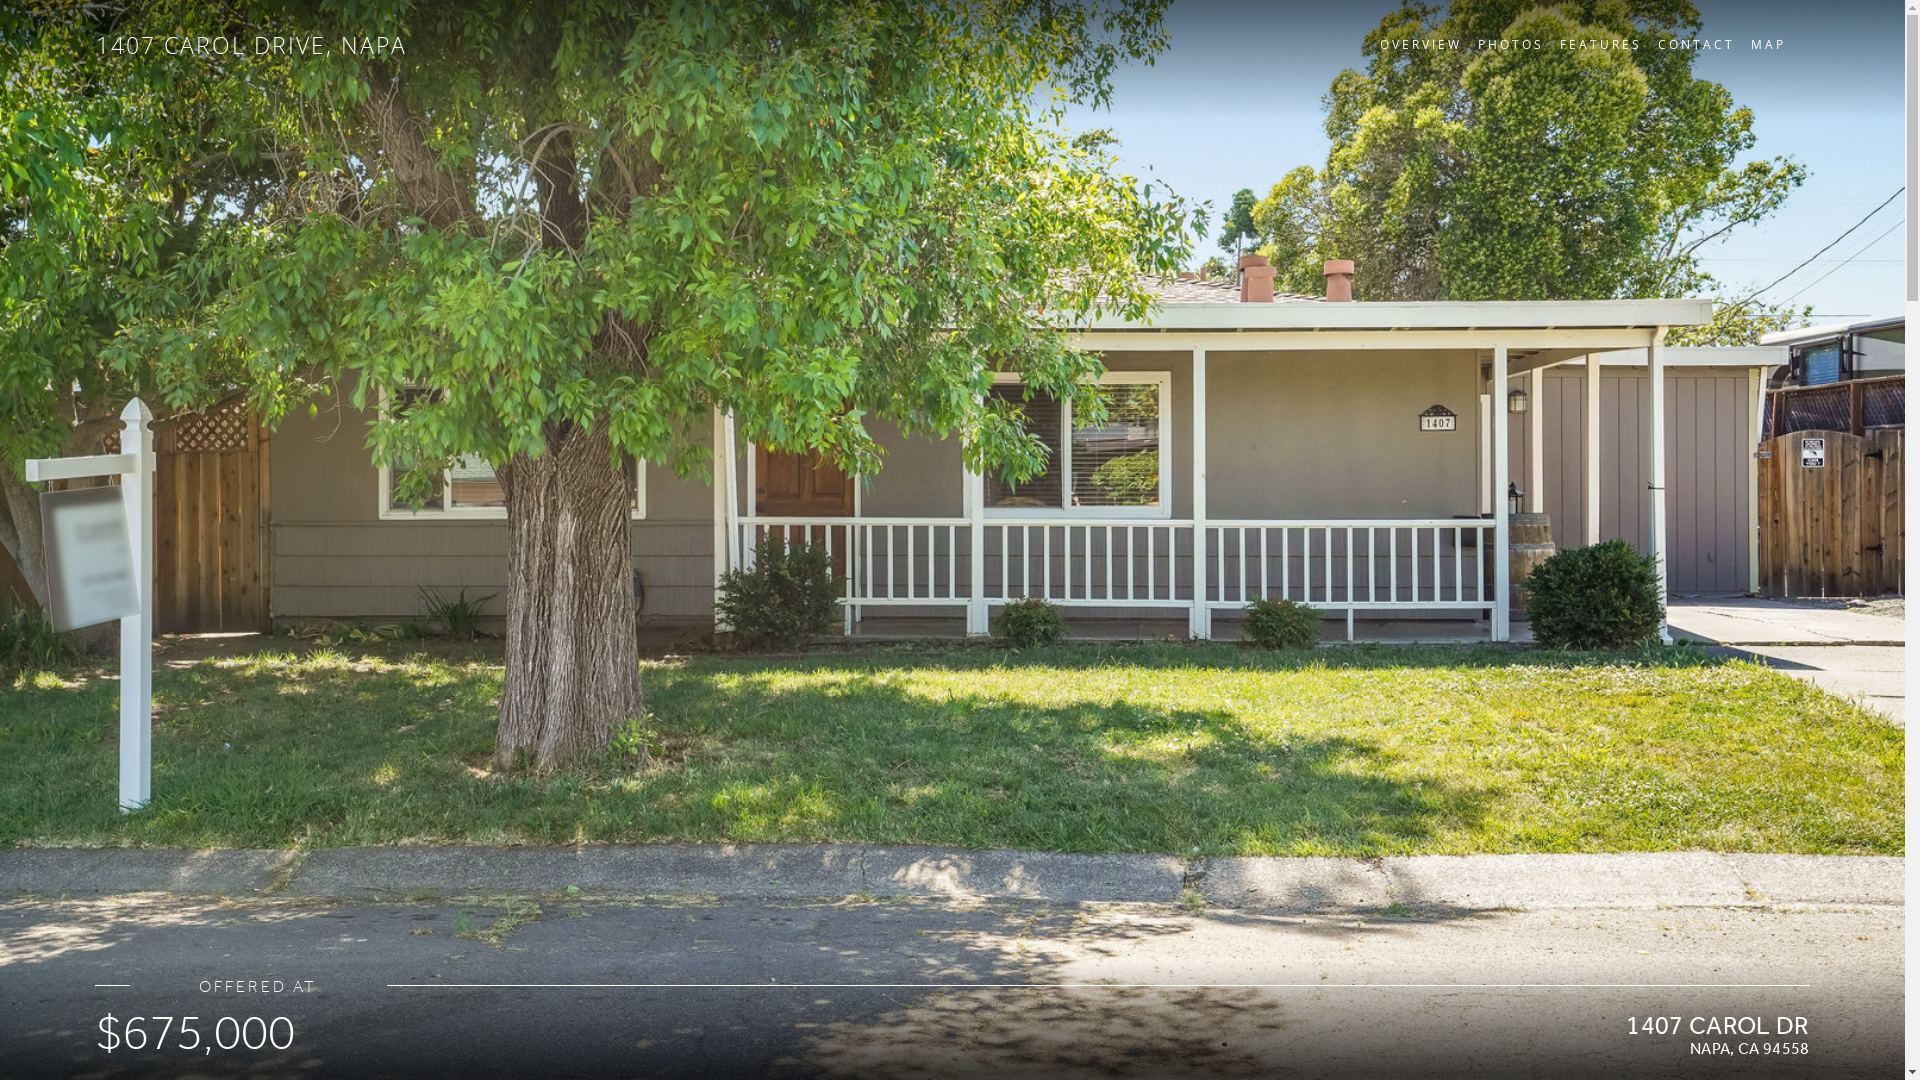 The image size is (1920, 1080). Describe the element at coordinates (1601, 44) in the screenshot. I see `'FEATURES'` at that location.